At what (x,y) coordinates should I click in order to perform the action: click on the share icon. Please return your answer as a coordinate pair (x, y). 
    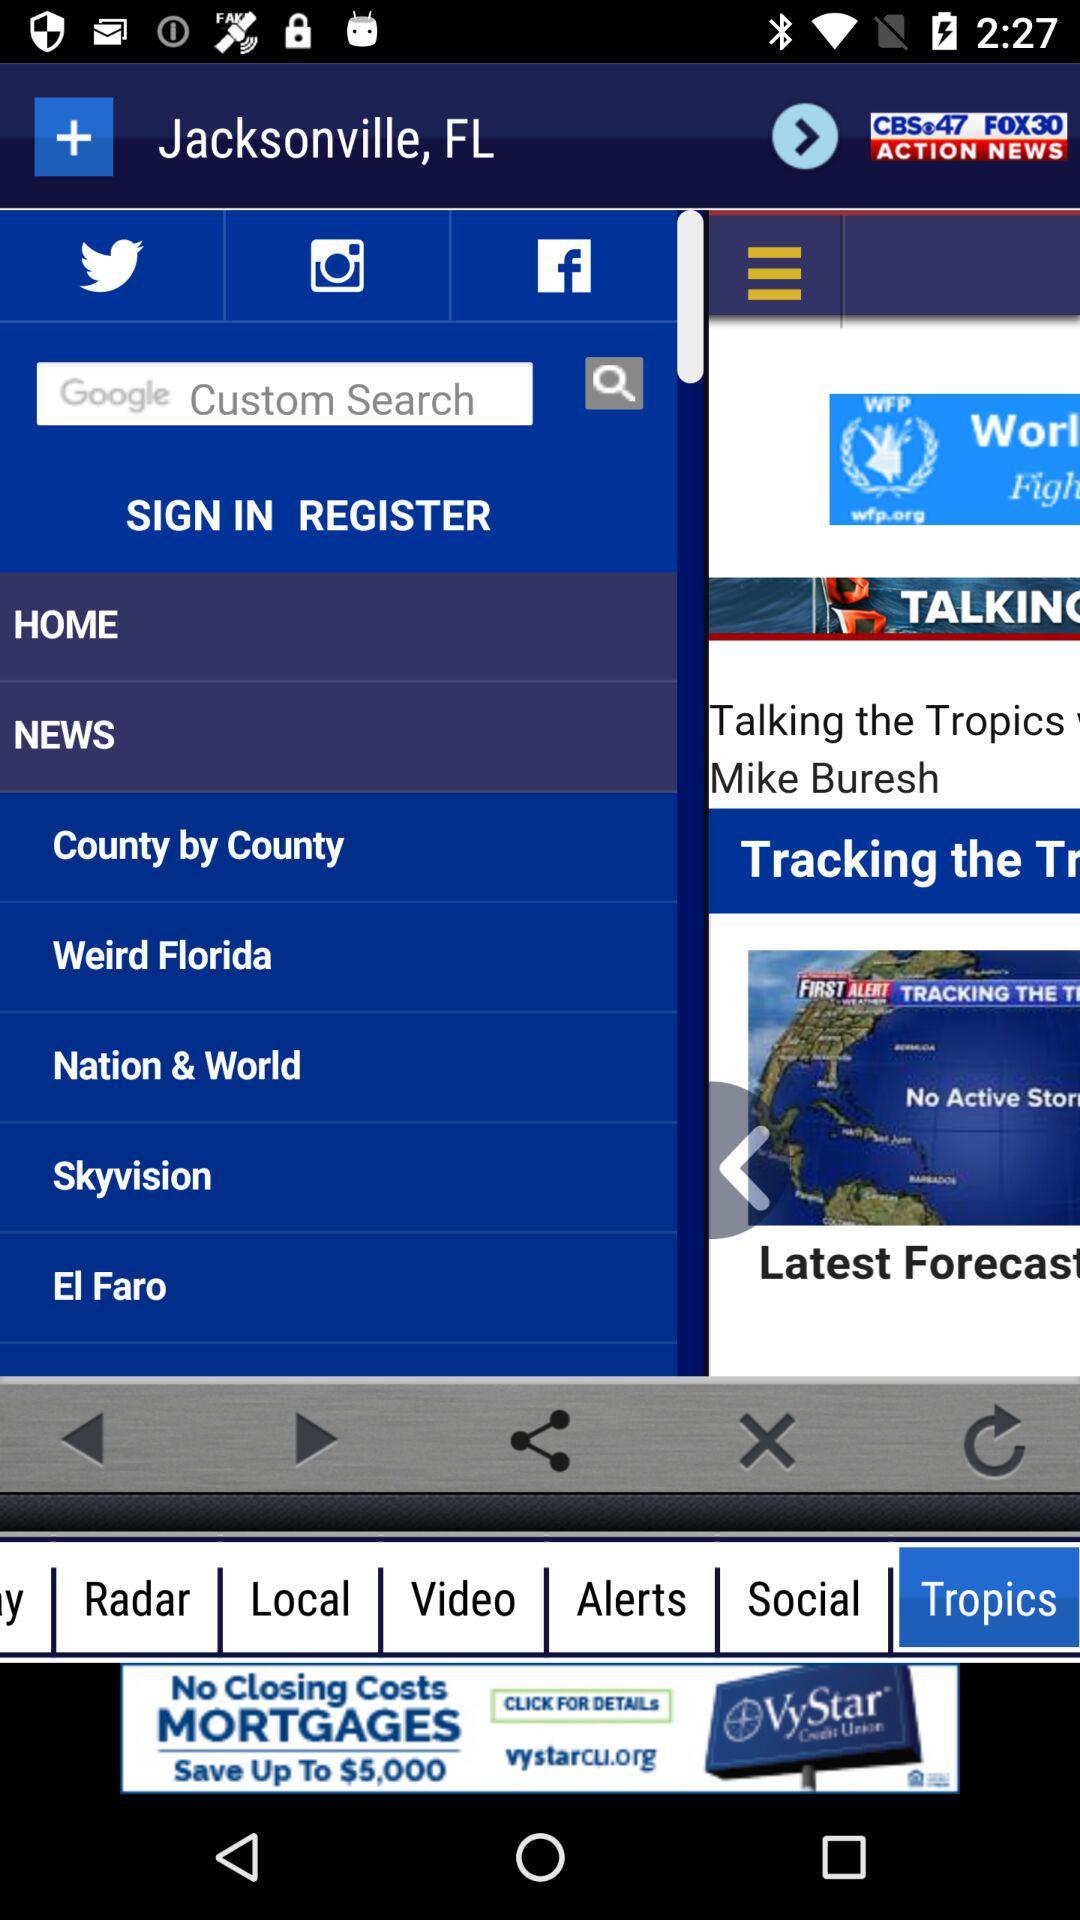
    Looking at the image, I should click on (540, 1440).